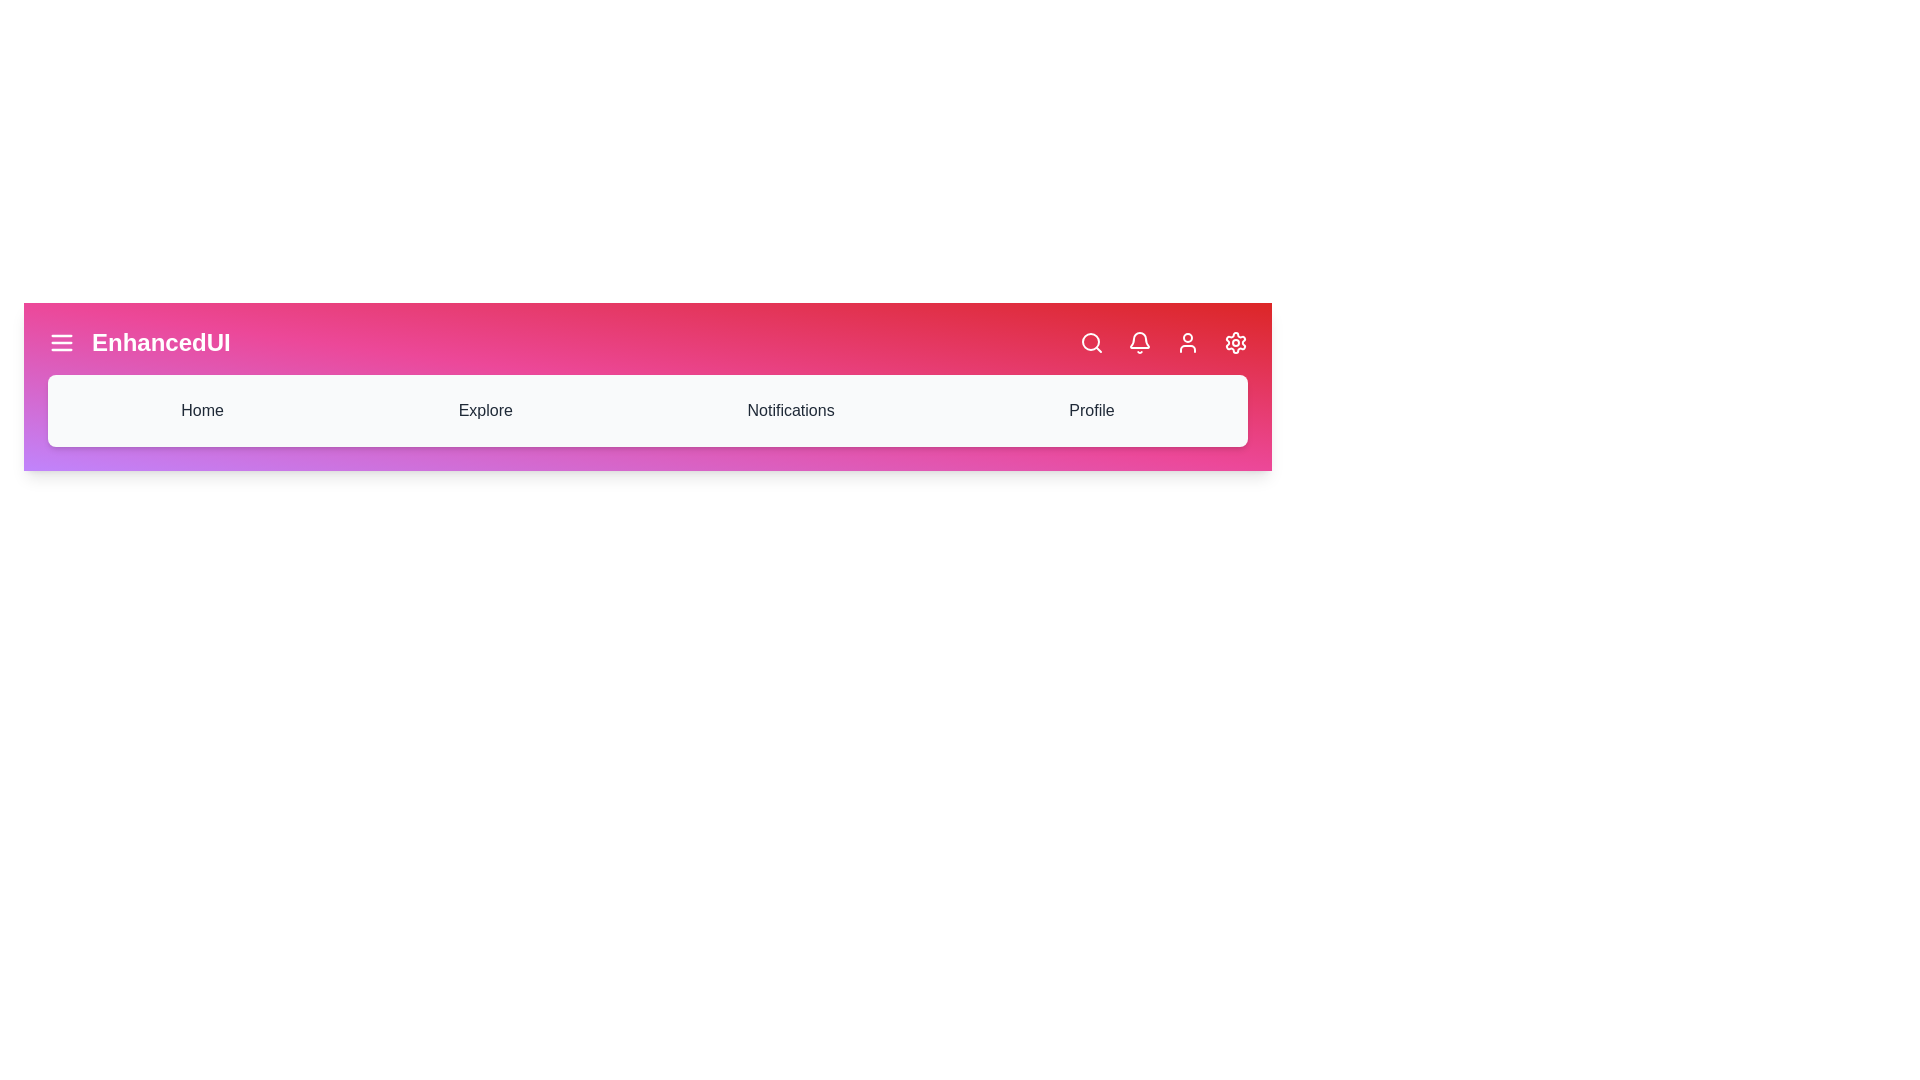 The image size is (1920, 1080). Describe the element at coordinates (1235, 342) in the screenshot. I see `the icon corresponding to Settings` at that location.